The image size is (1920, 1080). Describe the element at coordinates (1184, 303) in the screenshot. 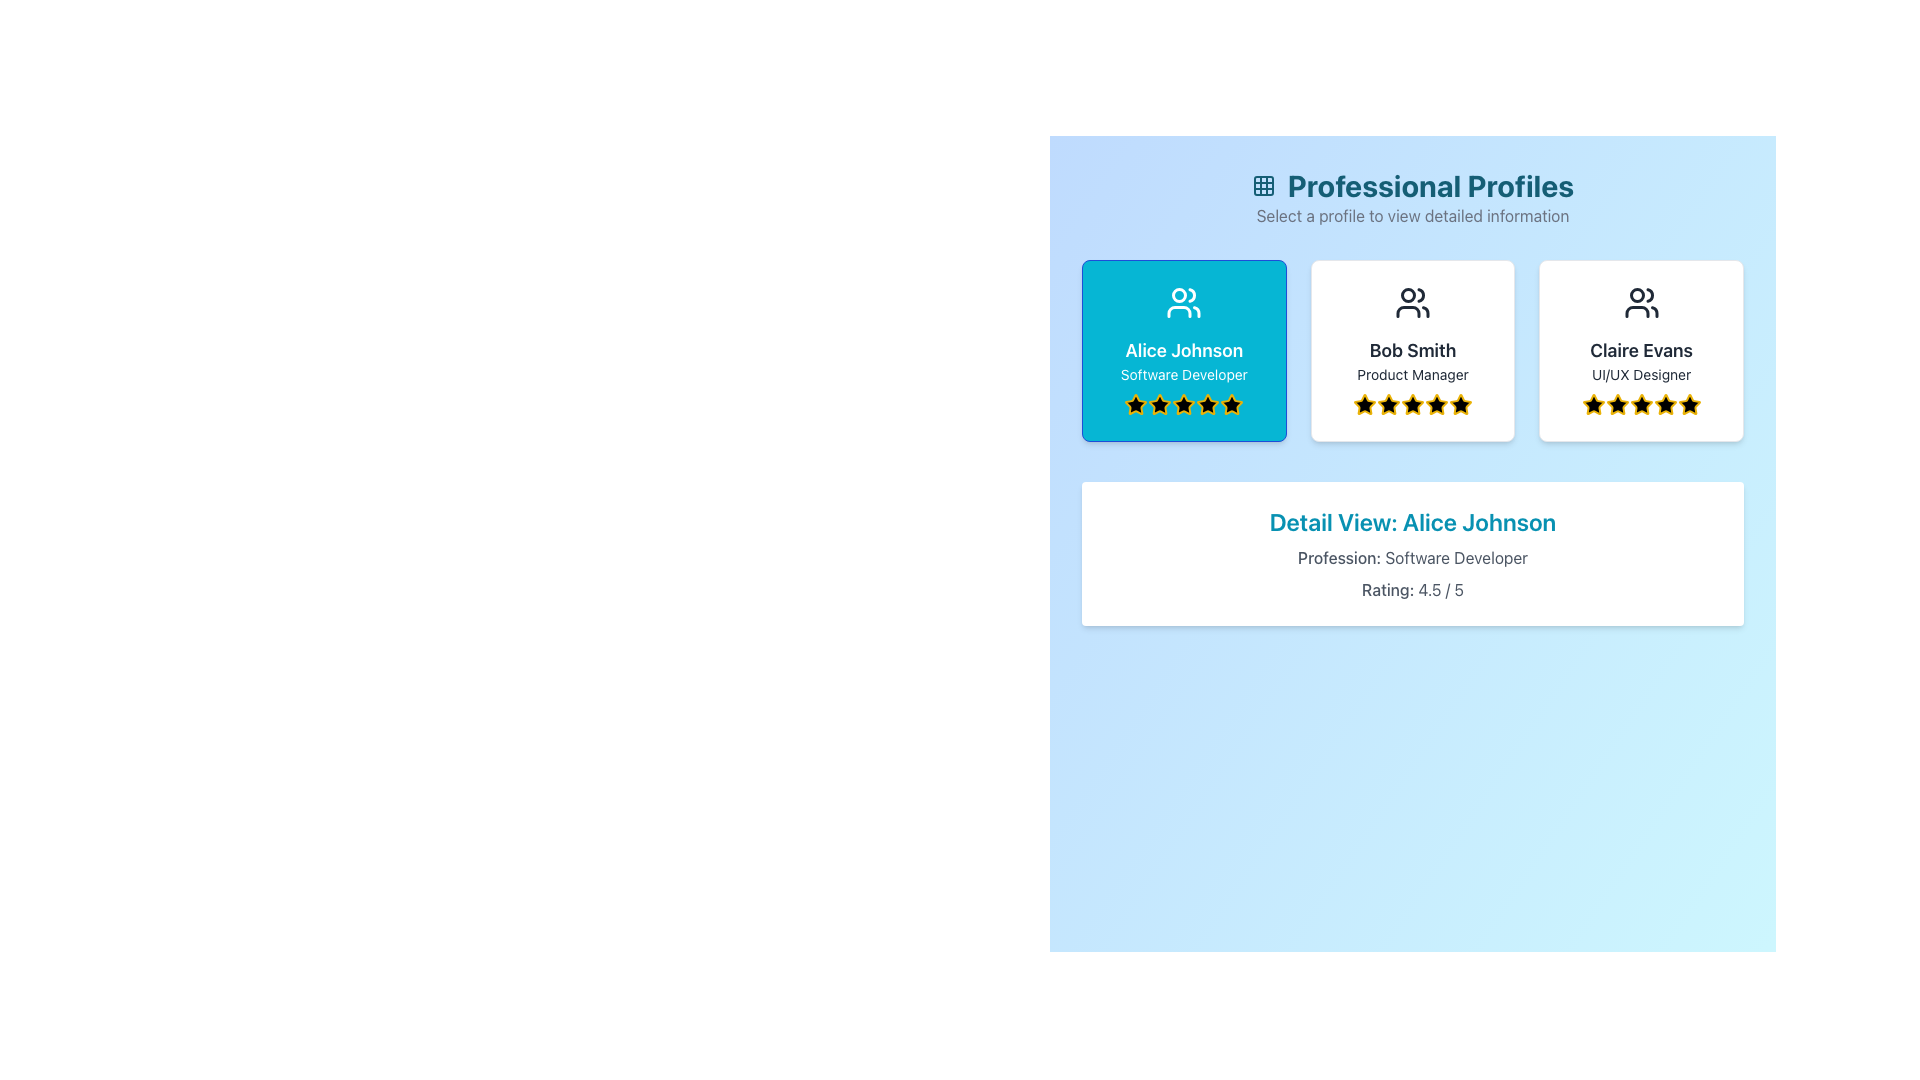

I see `the icon resembling a group of people with a white outline on a cyan background, located within the card displaying 'Alice Johnson - Software Developer.'` at that location.